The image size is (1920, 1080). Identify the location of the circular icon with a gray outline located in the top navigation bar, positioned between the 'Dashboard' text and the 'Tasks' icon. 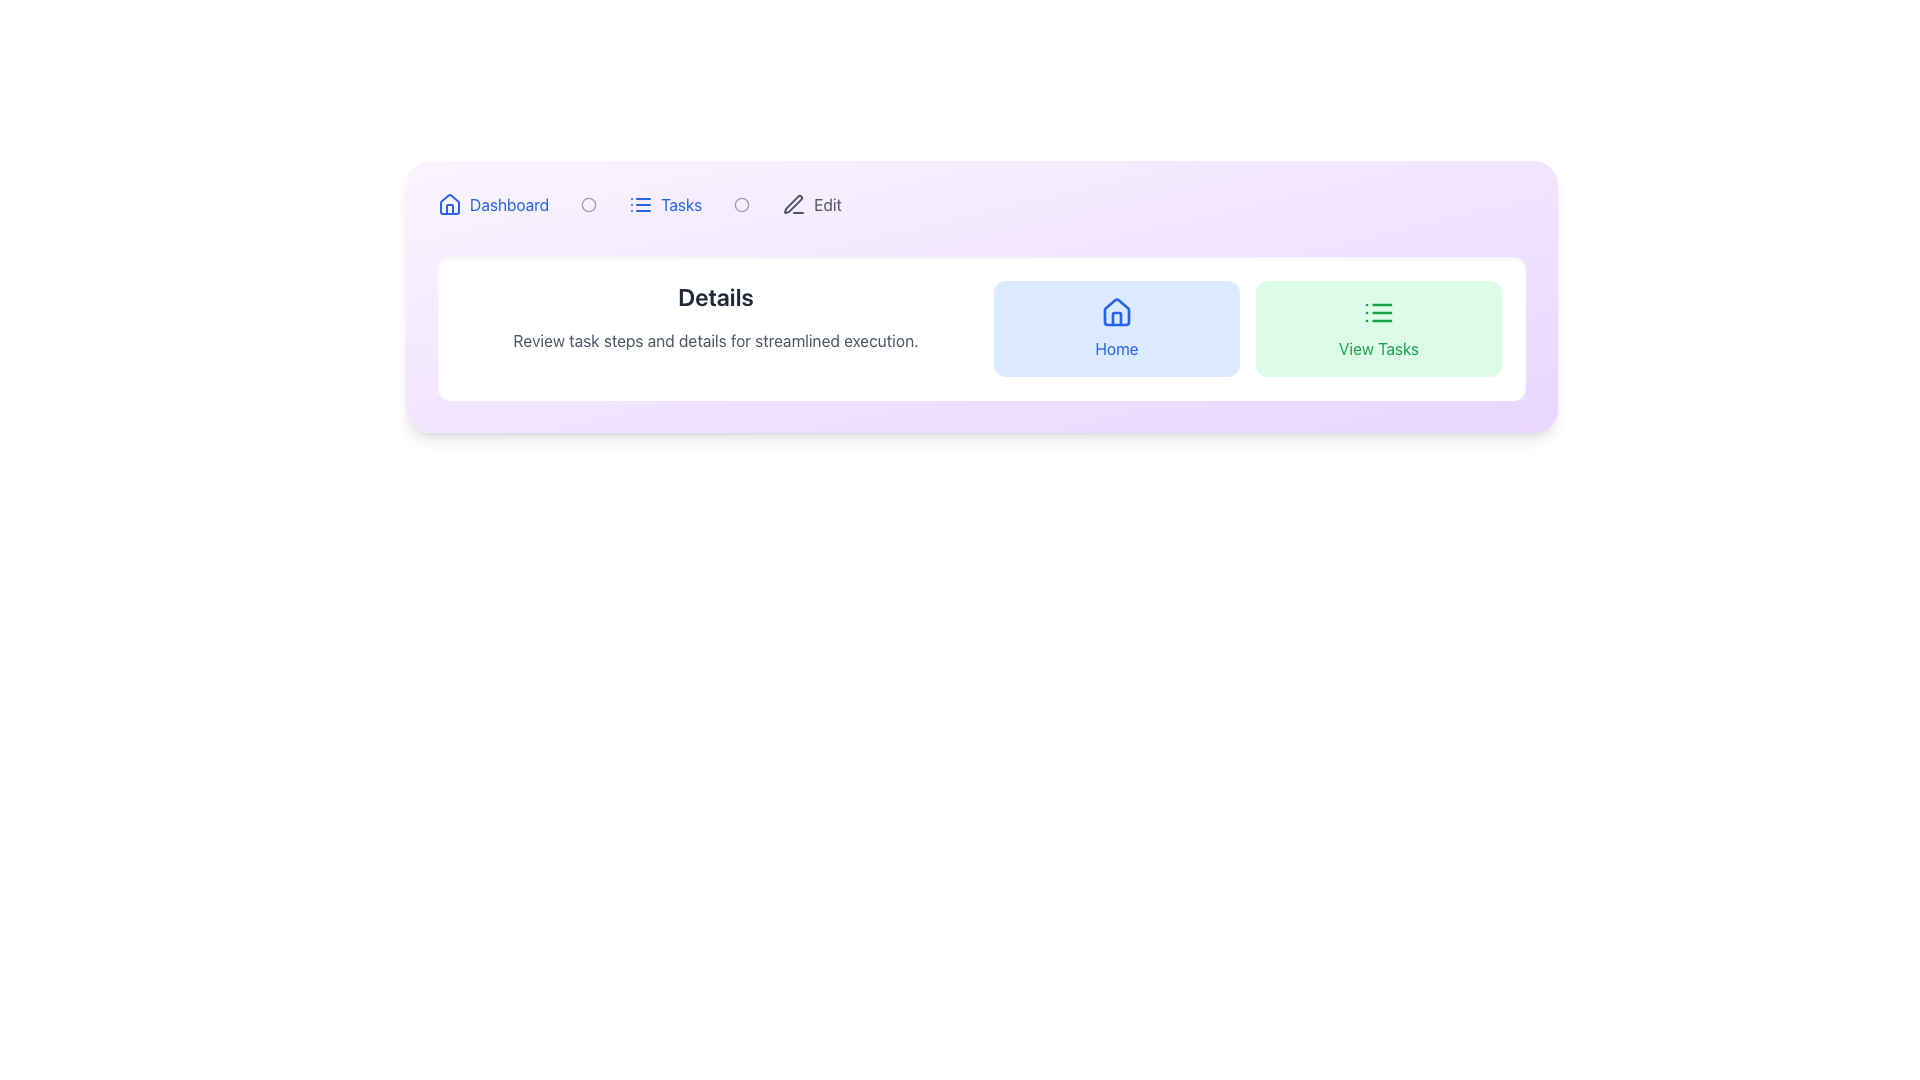
(741, 204).